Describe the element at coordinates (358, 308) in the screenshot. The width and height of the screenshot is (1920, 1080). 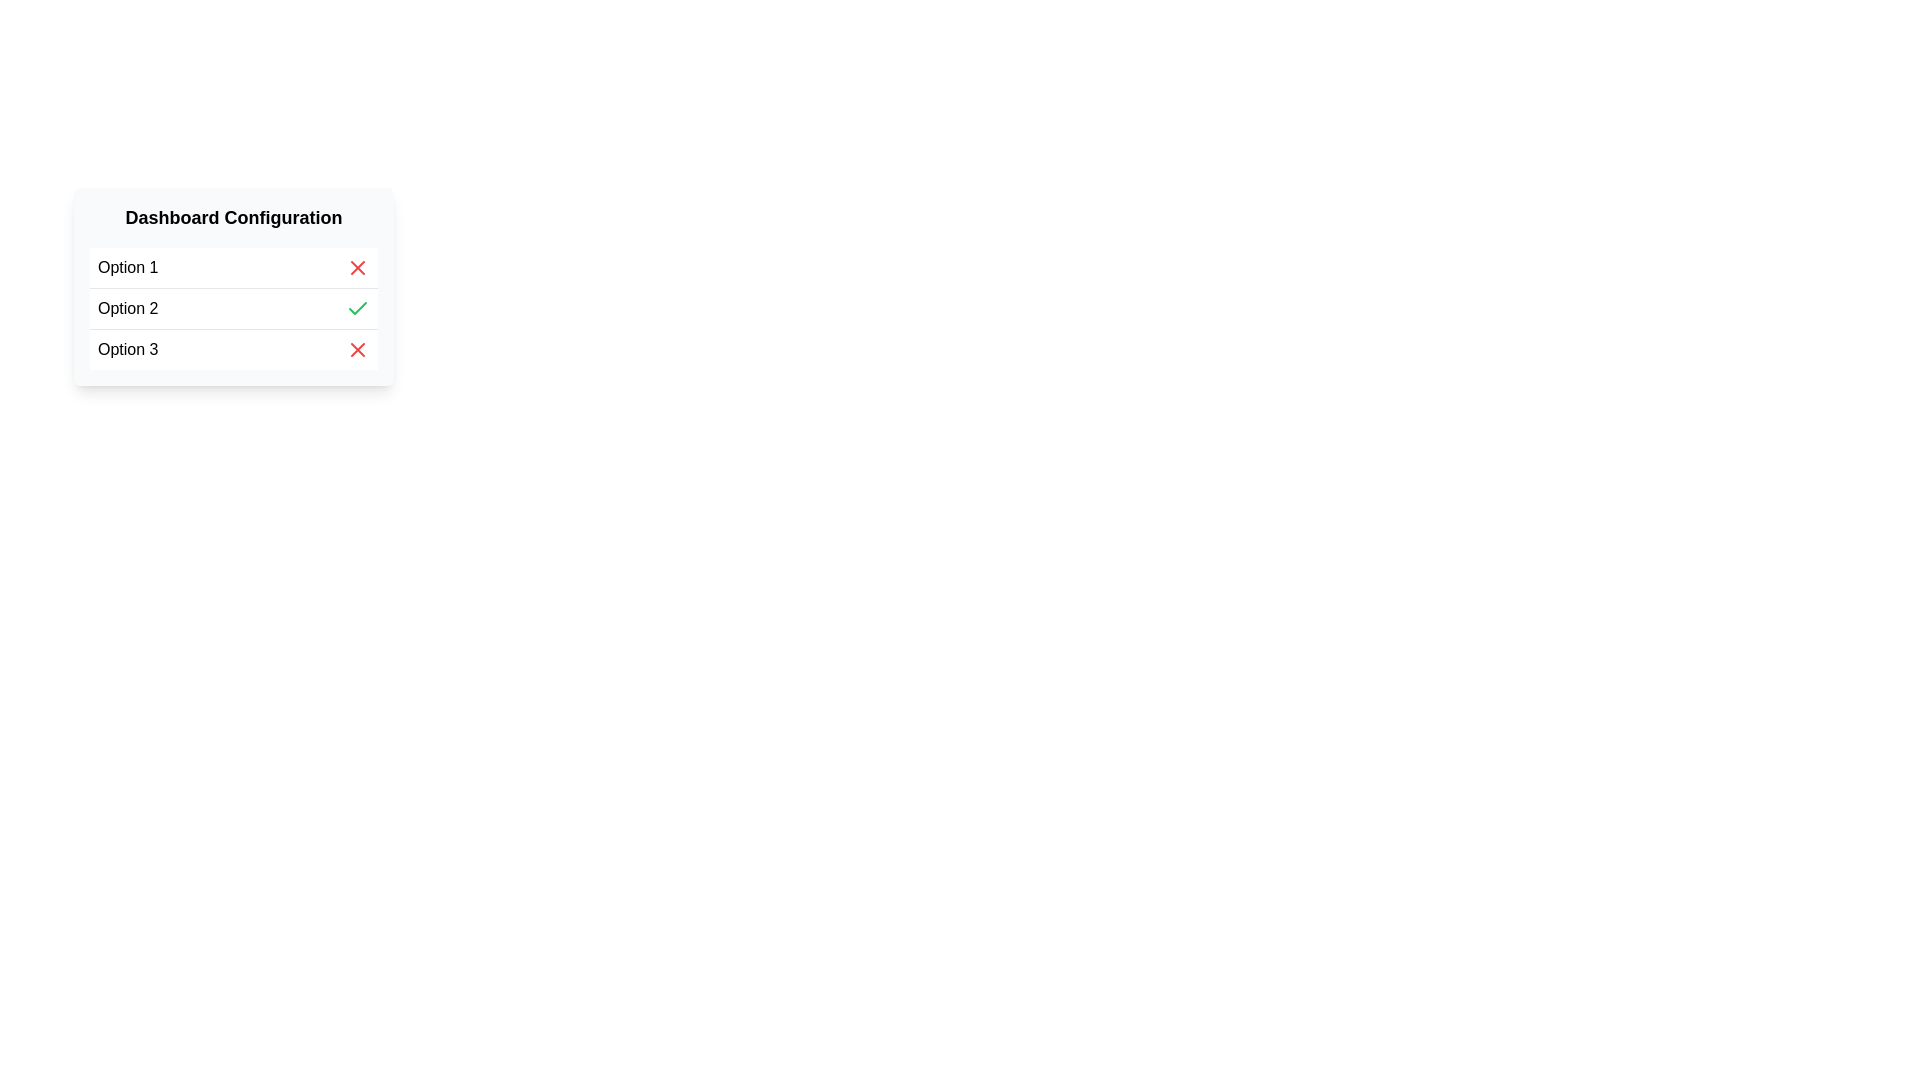
I see `the purpose of the green checkmark icon` at that location.